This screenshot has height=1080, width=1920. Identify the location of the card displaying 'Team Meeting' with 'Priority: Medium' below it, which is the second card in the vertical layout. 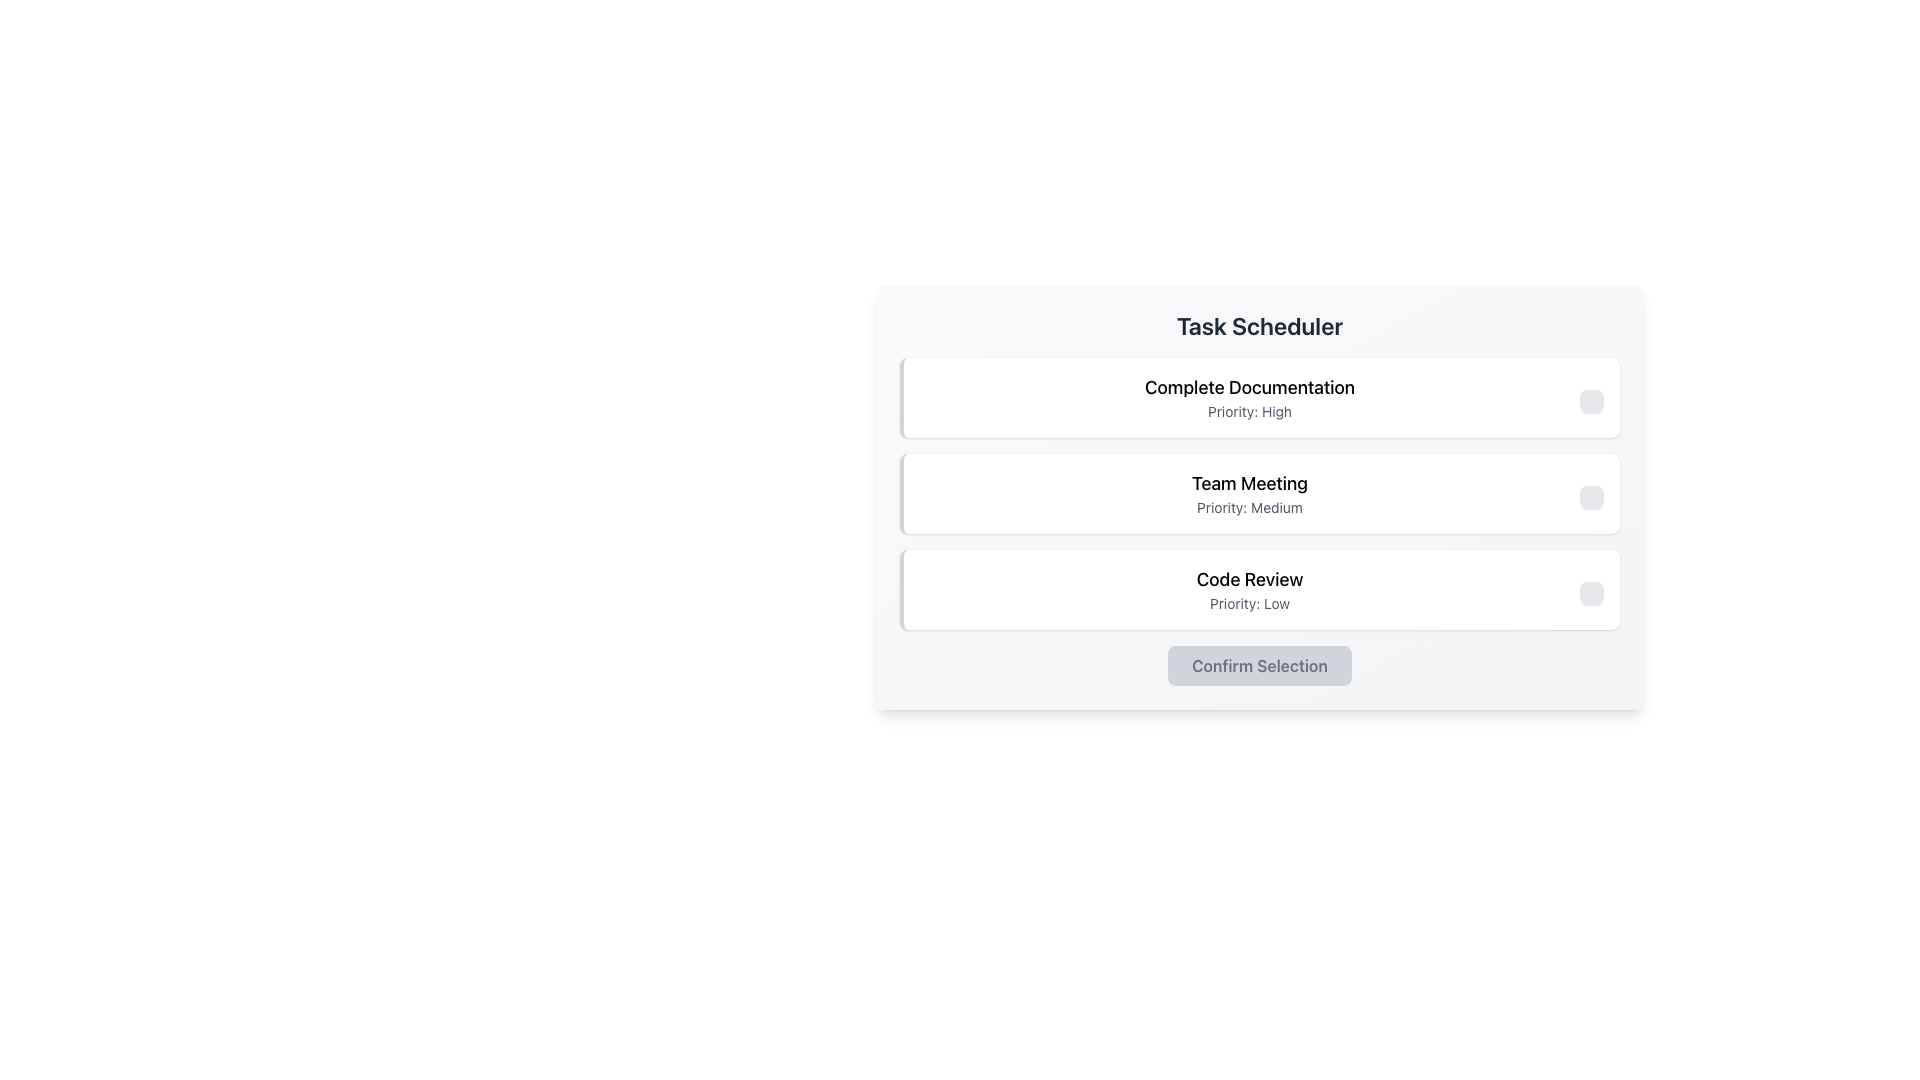
(1258, 493).